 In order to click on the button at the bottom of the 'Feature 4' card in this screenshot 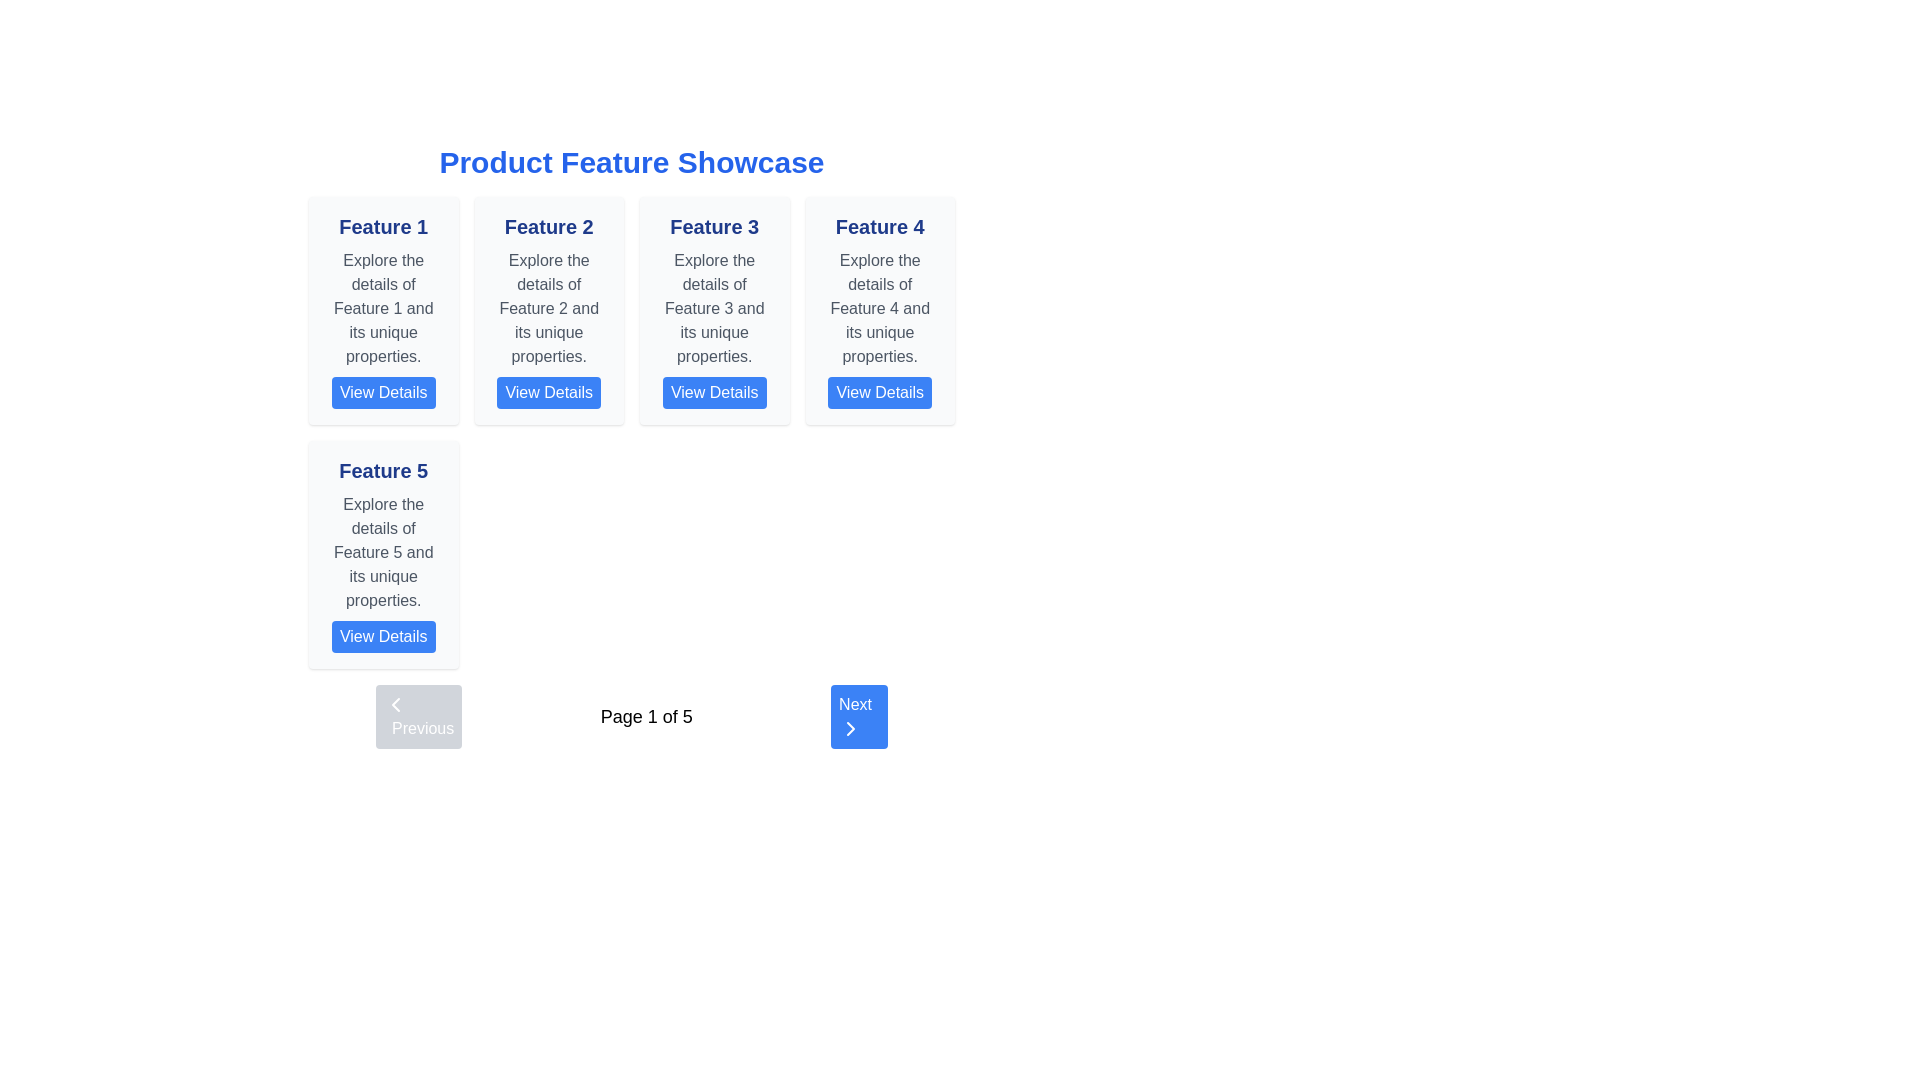, I will do `click(880, 393)`.